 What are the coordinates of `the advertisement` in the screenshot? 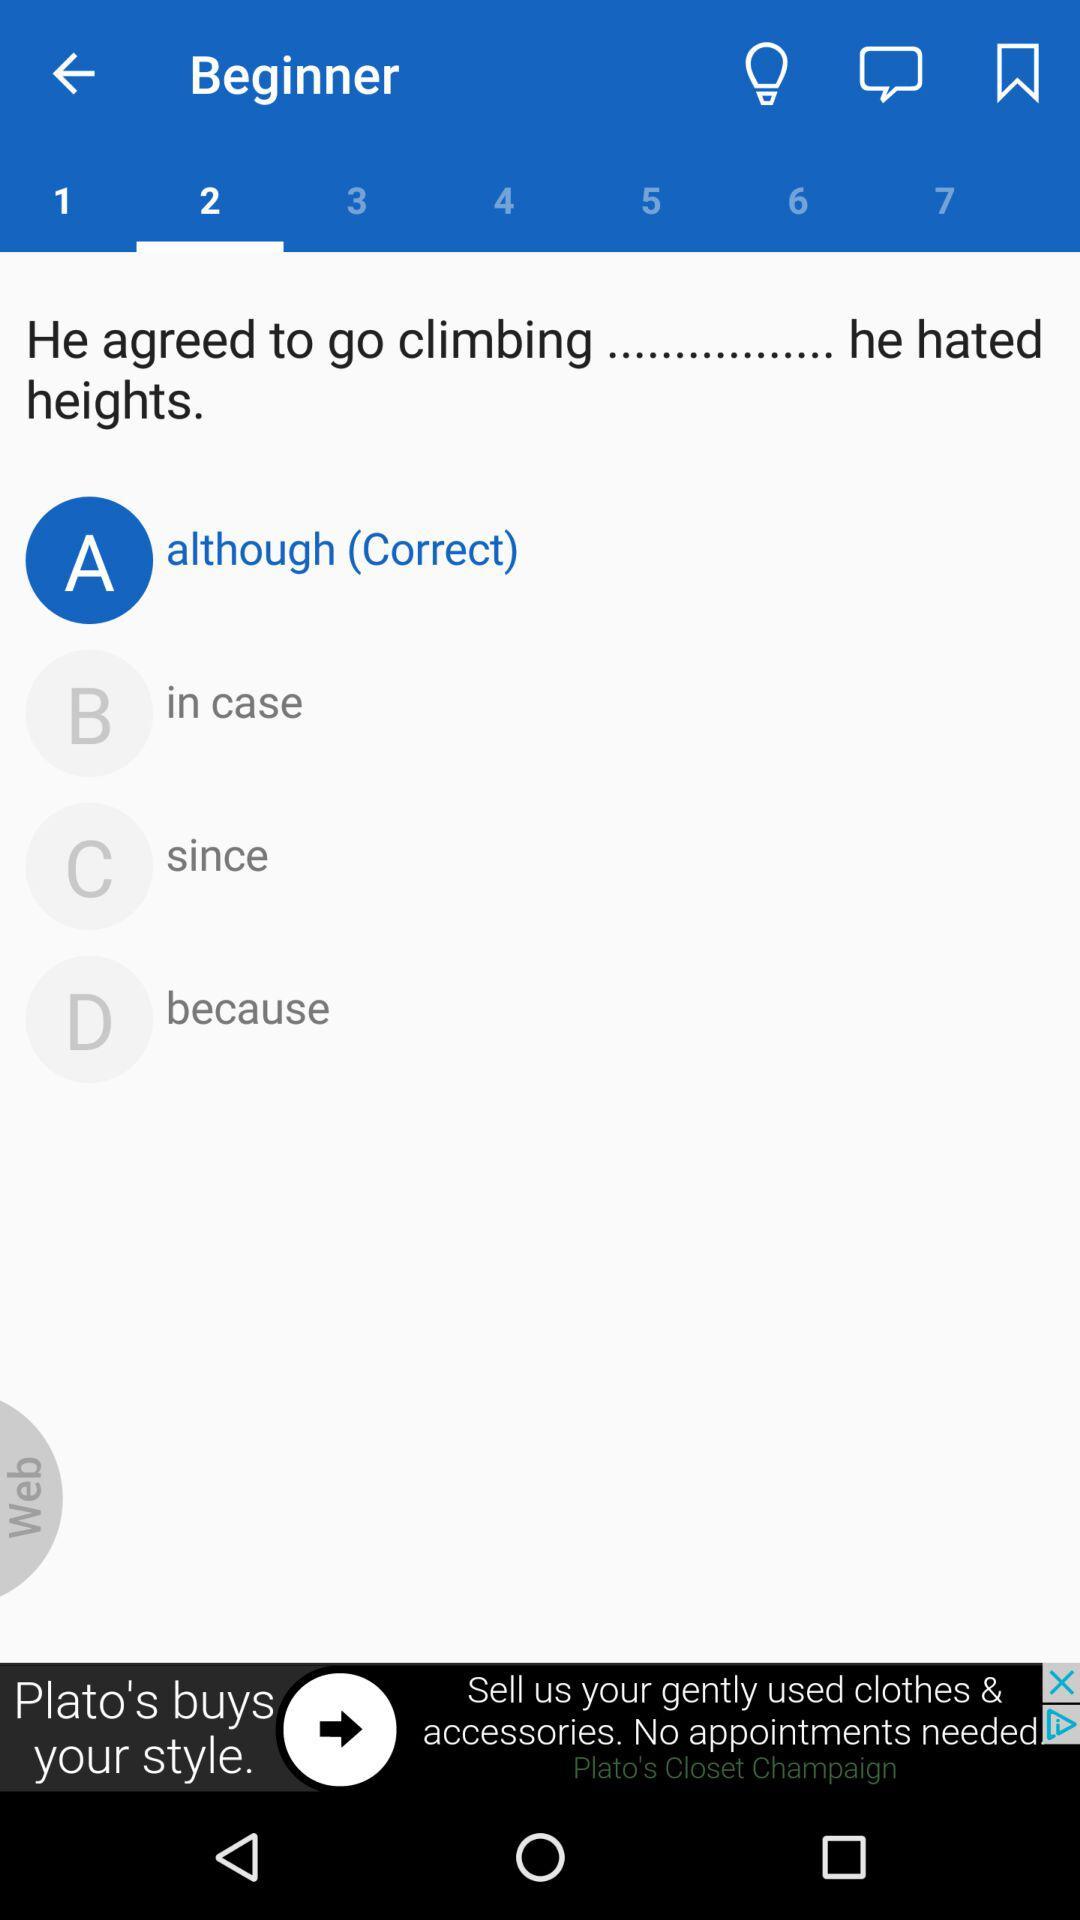 It's located at (540, 1727).